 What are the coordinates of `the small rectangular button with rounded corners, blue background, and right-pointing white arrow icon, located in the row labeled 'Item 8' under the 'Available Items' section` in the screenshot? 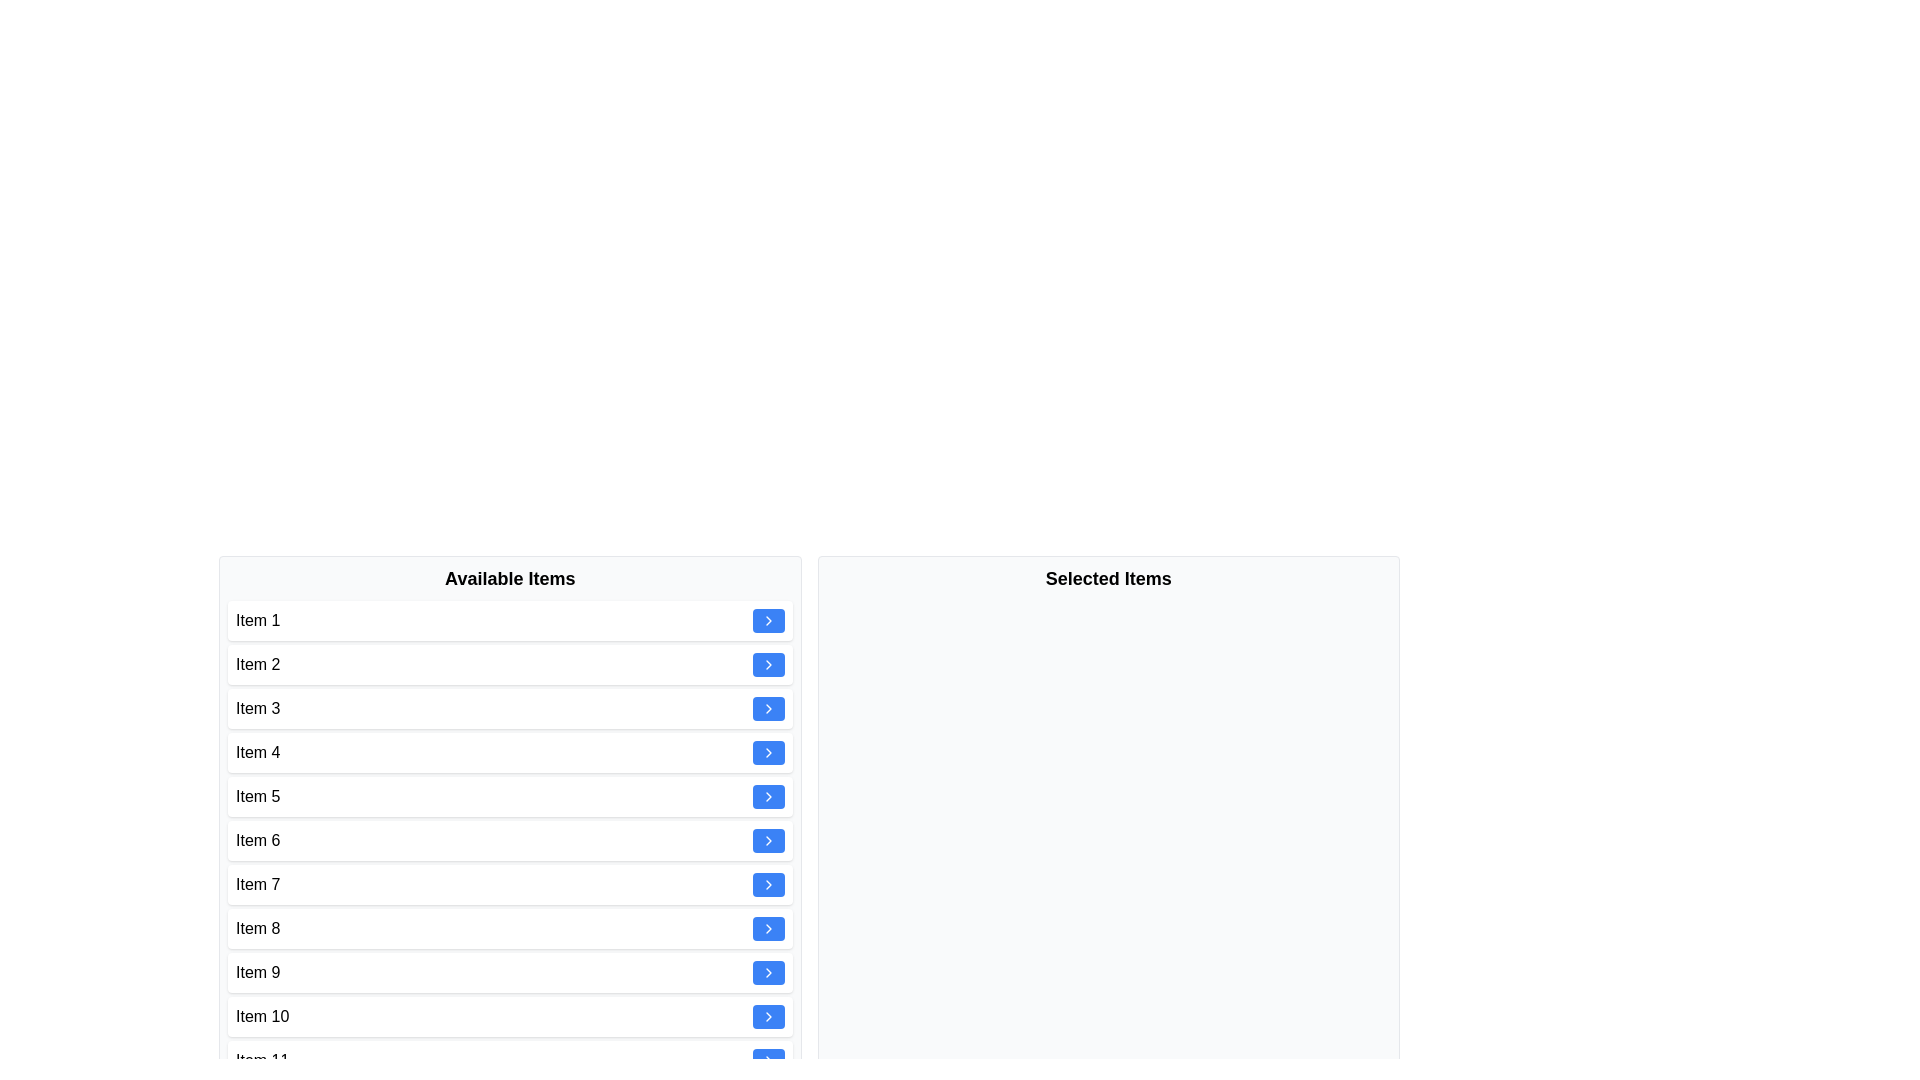 It's located at (767, 929).